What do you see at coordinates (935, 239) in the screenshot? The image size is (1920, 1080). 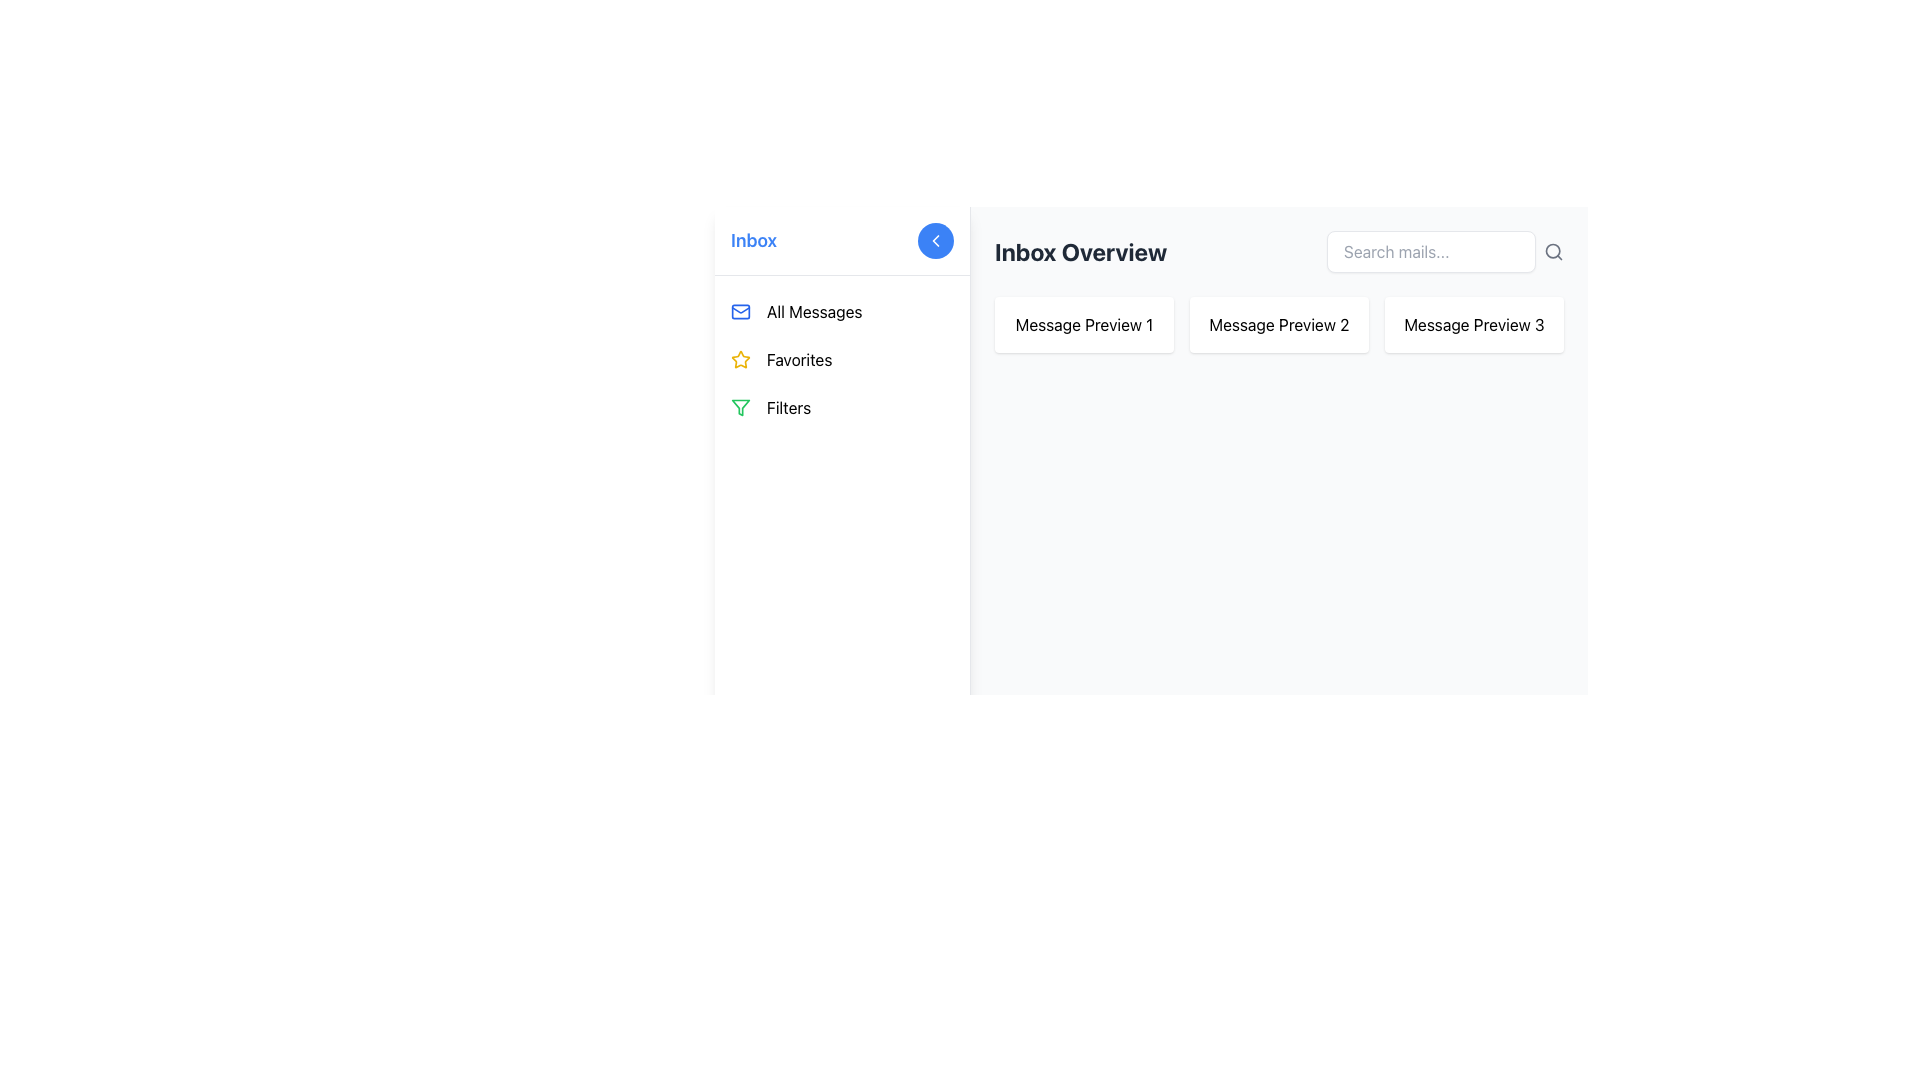 I see `the leftward-pointing chevron icon located in the top-right corner of the application interface` at bounding box center [935, 239].